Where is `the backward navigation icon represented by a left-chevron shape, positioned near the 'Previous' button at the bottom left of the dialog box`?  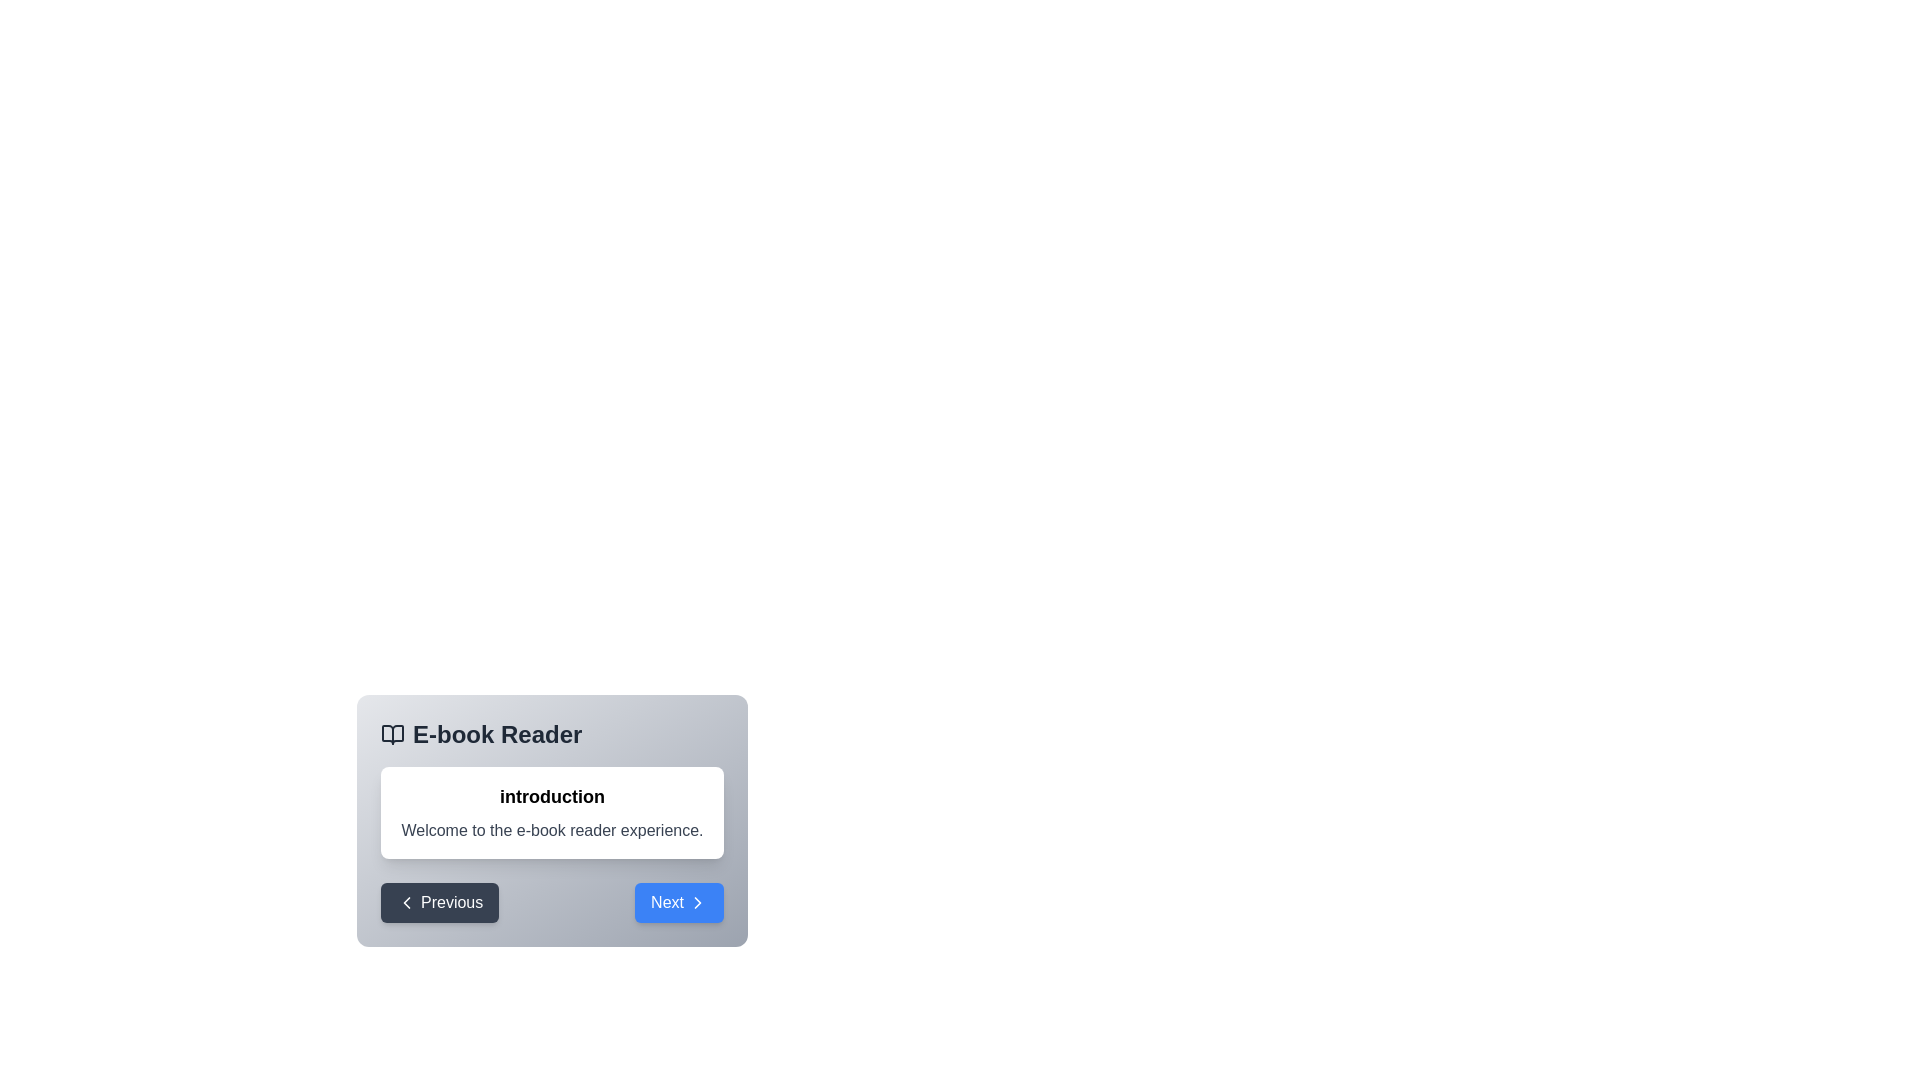
the backward navigation icon represented by a left-chevron shape, positioned near the 'Previous' button at the bottom left of the dialog box is located at coordinates (406, 902).